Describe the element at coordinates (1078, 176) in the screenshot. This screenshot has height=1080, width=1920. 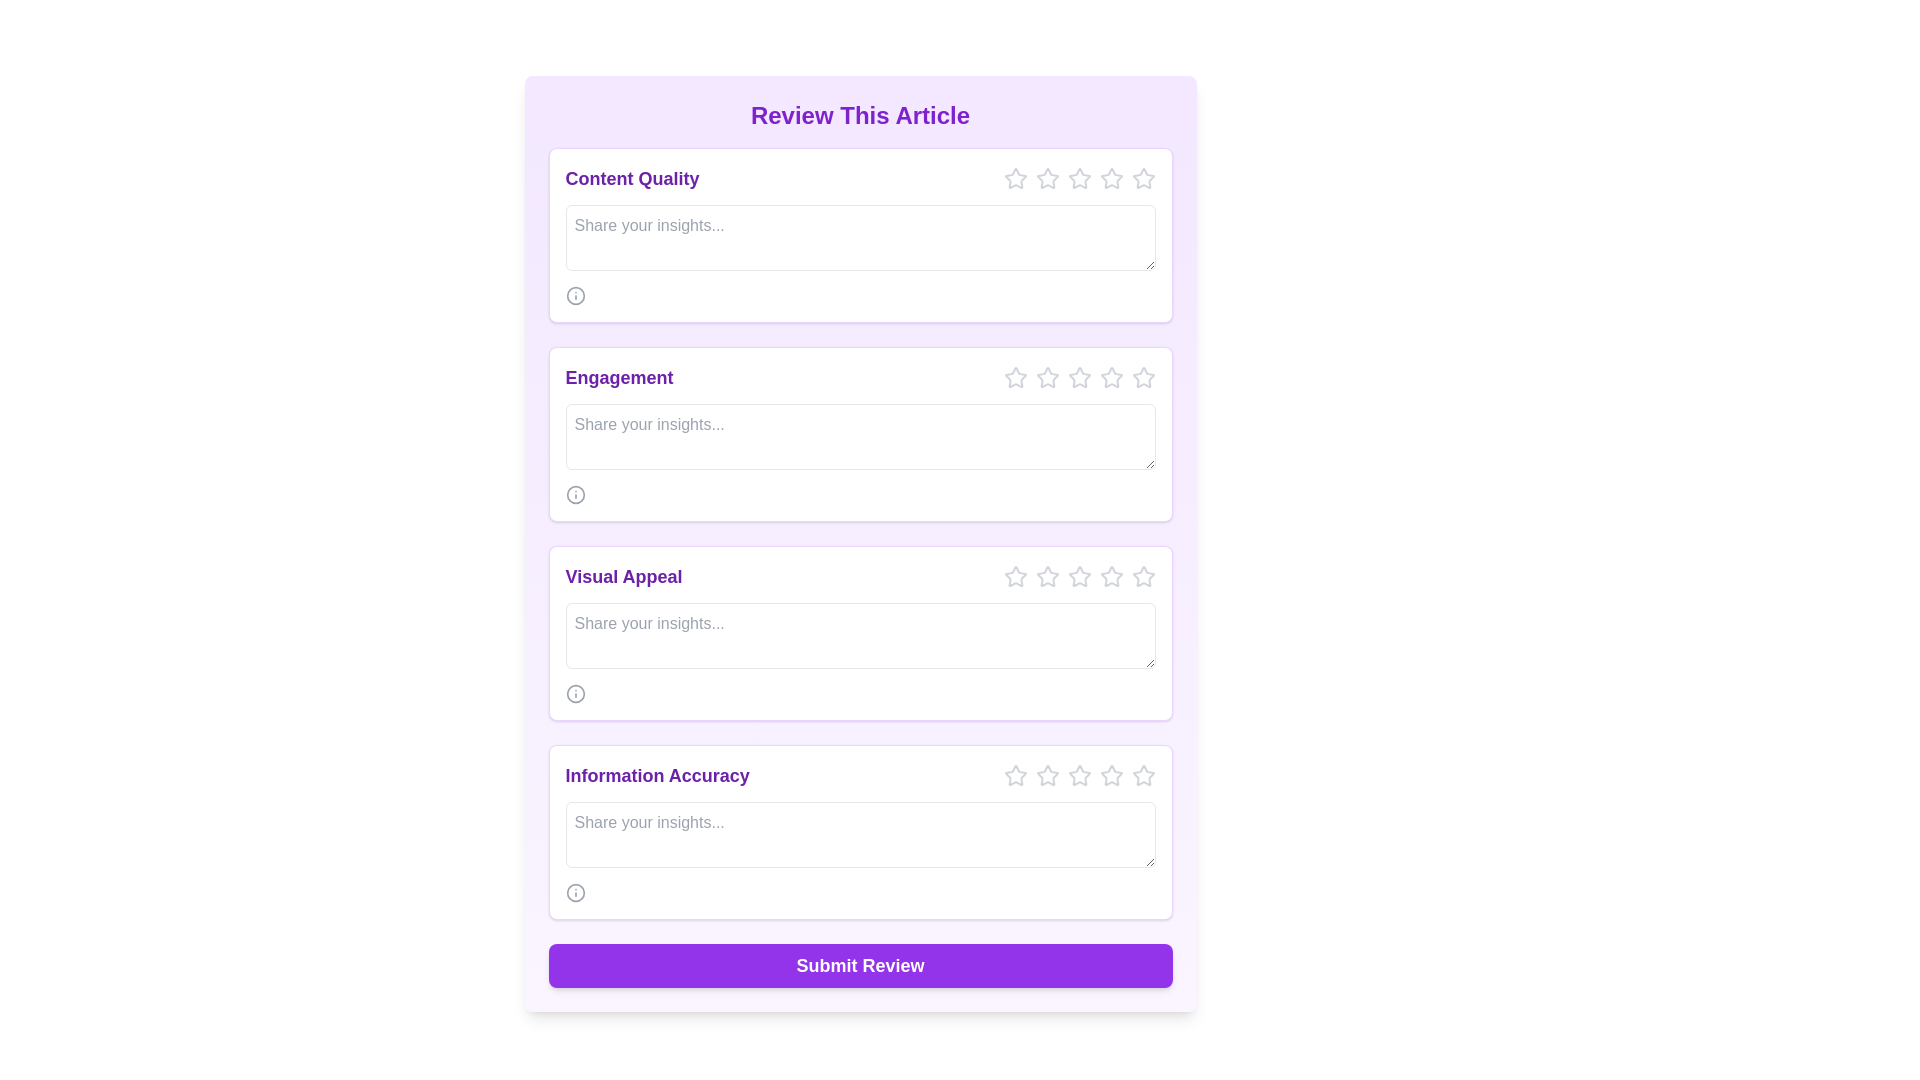
I see `the fourth star icon` at that location.